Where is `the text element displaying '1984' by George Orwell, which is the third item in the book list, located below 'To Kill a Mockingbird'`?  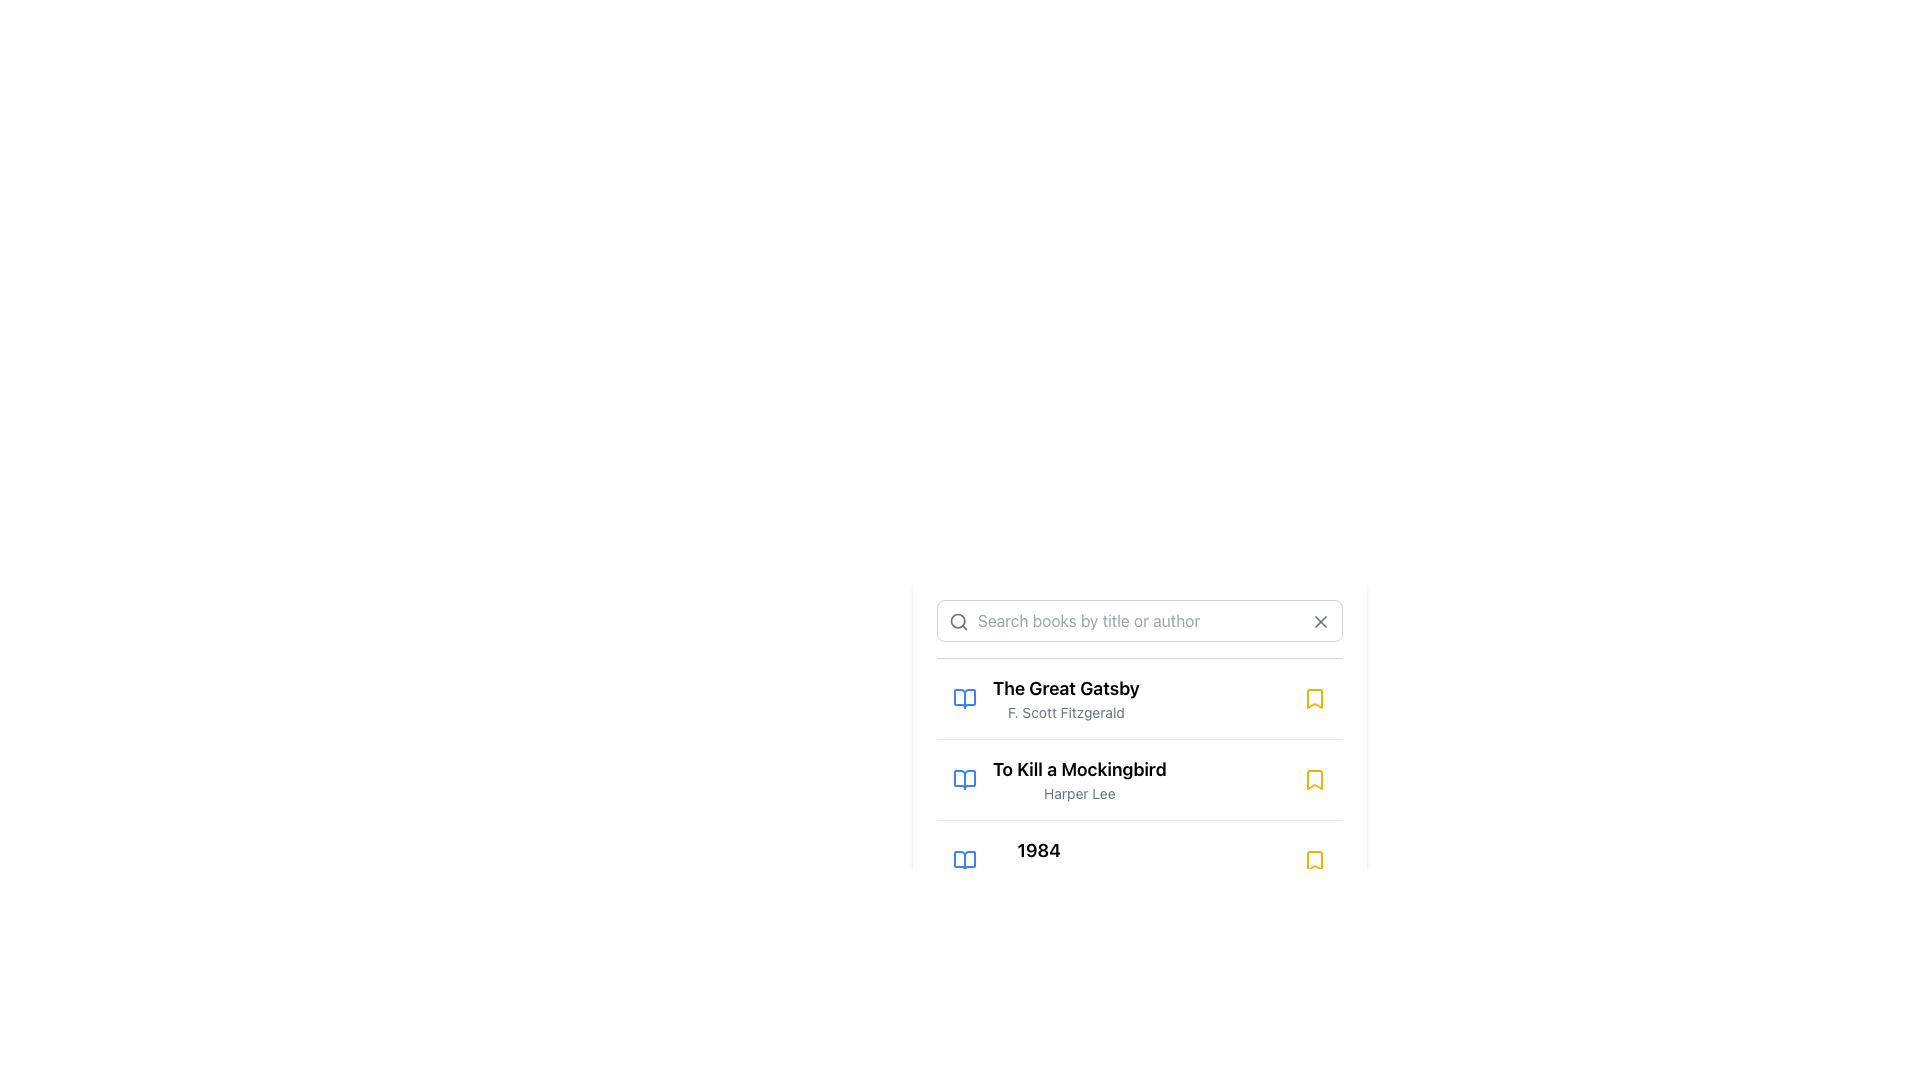
the text element displaying '1984' by George Orwell, which is the third item in the book list, located below 'To Kill a Mockingbird' is located at coordinates (1038, 859).